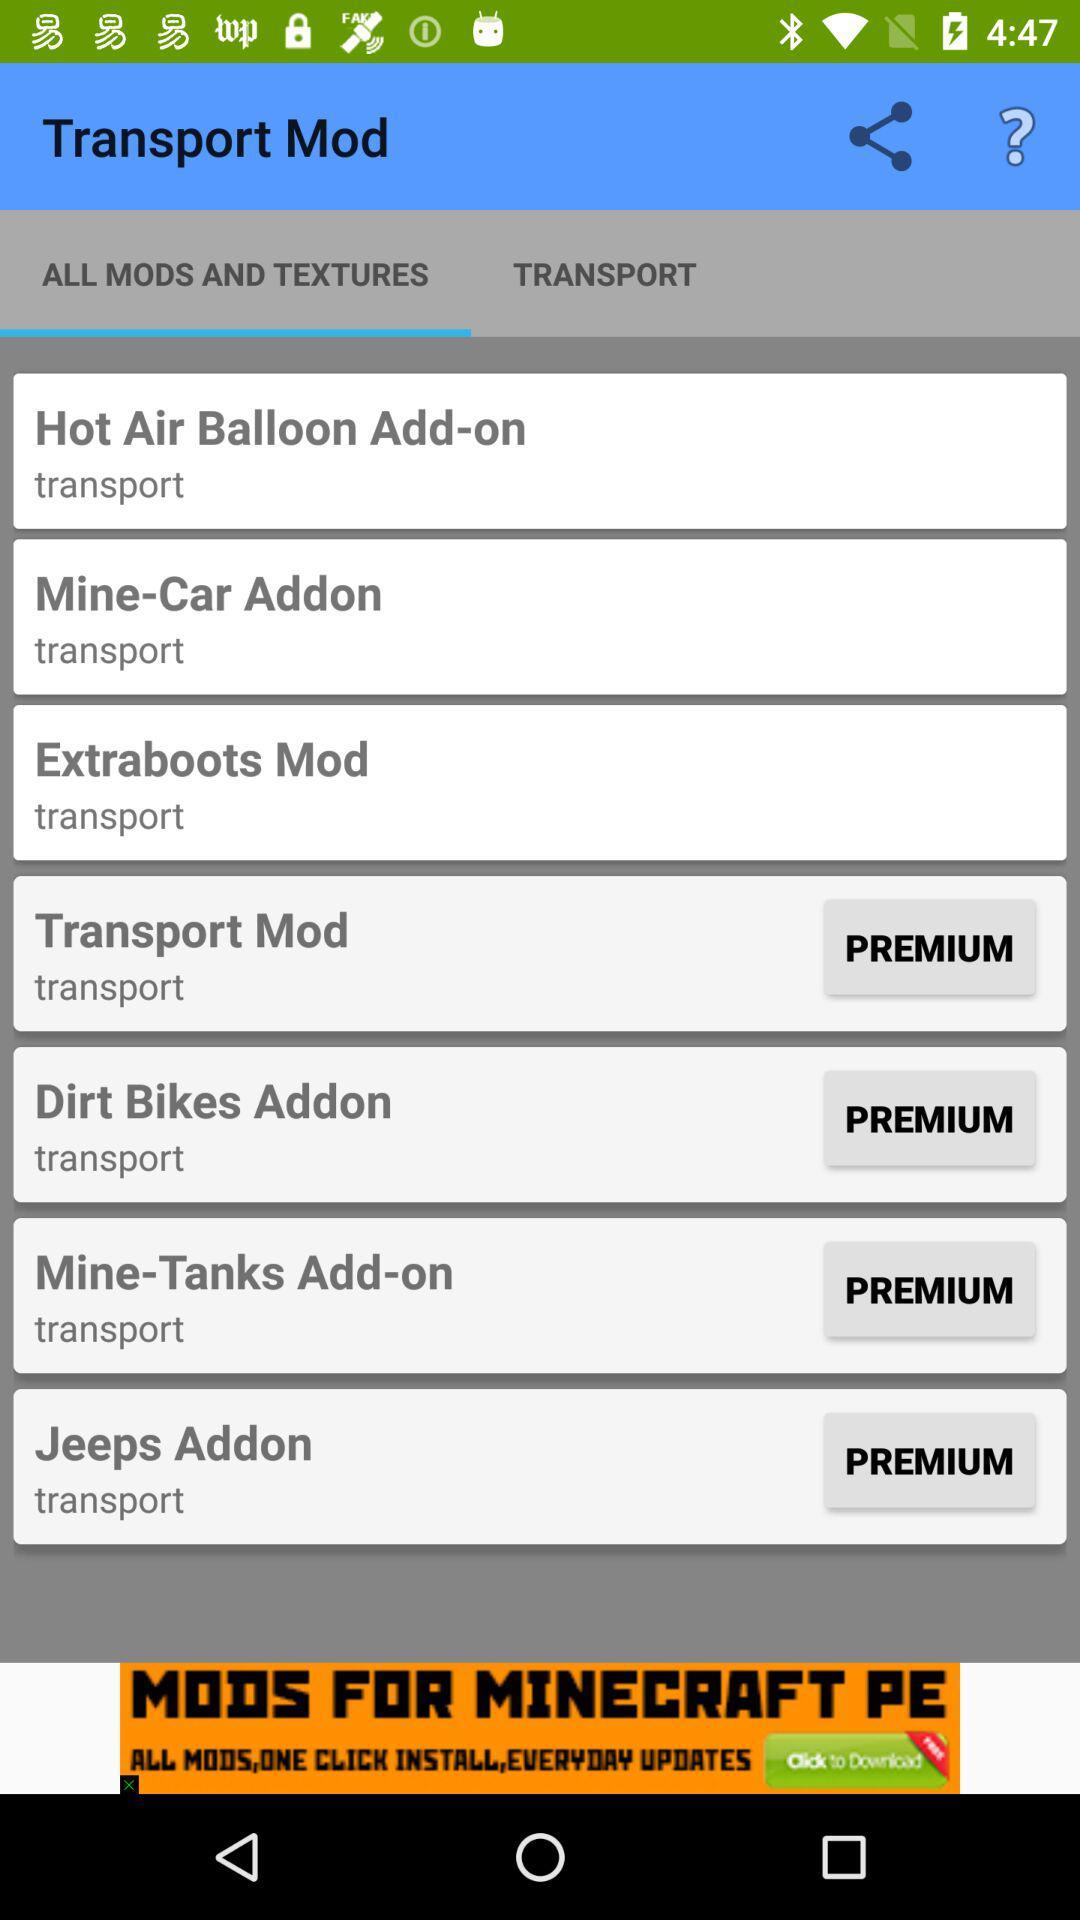 The width and height of the screenshot is (1080, 1920). Describe the element at coordinates (540, 1727) in the screenshot. I see `mobile application advertisement` at that location.